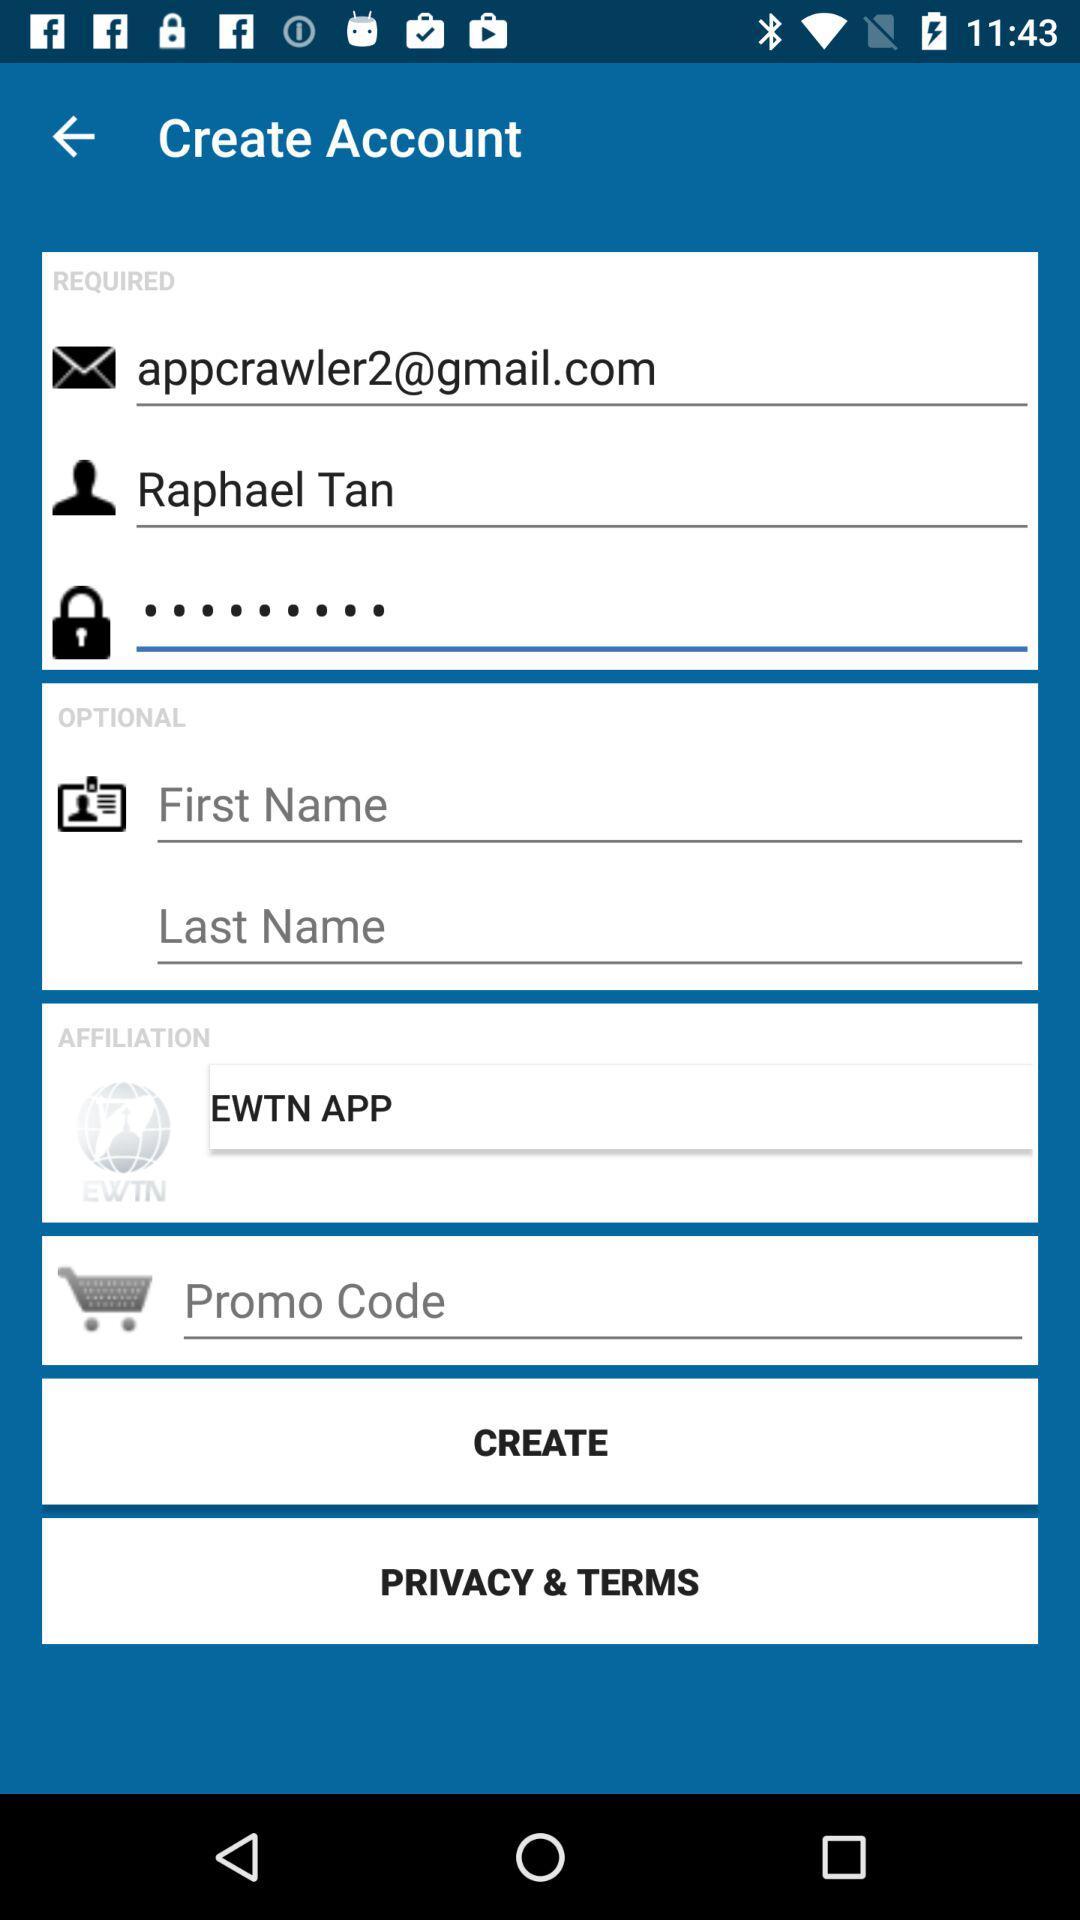 The image size is (1080, 1920). I want to click on the item below raphael tan, so click(582, 609).